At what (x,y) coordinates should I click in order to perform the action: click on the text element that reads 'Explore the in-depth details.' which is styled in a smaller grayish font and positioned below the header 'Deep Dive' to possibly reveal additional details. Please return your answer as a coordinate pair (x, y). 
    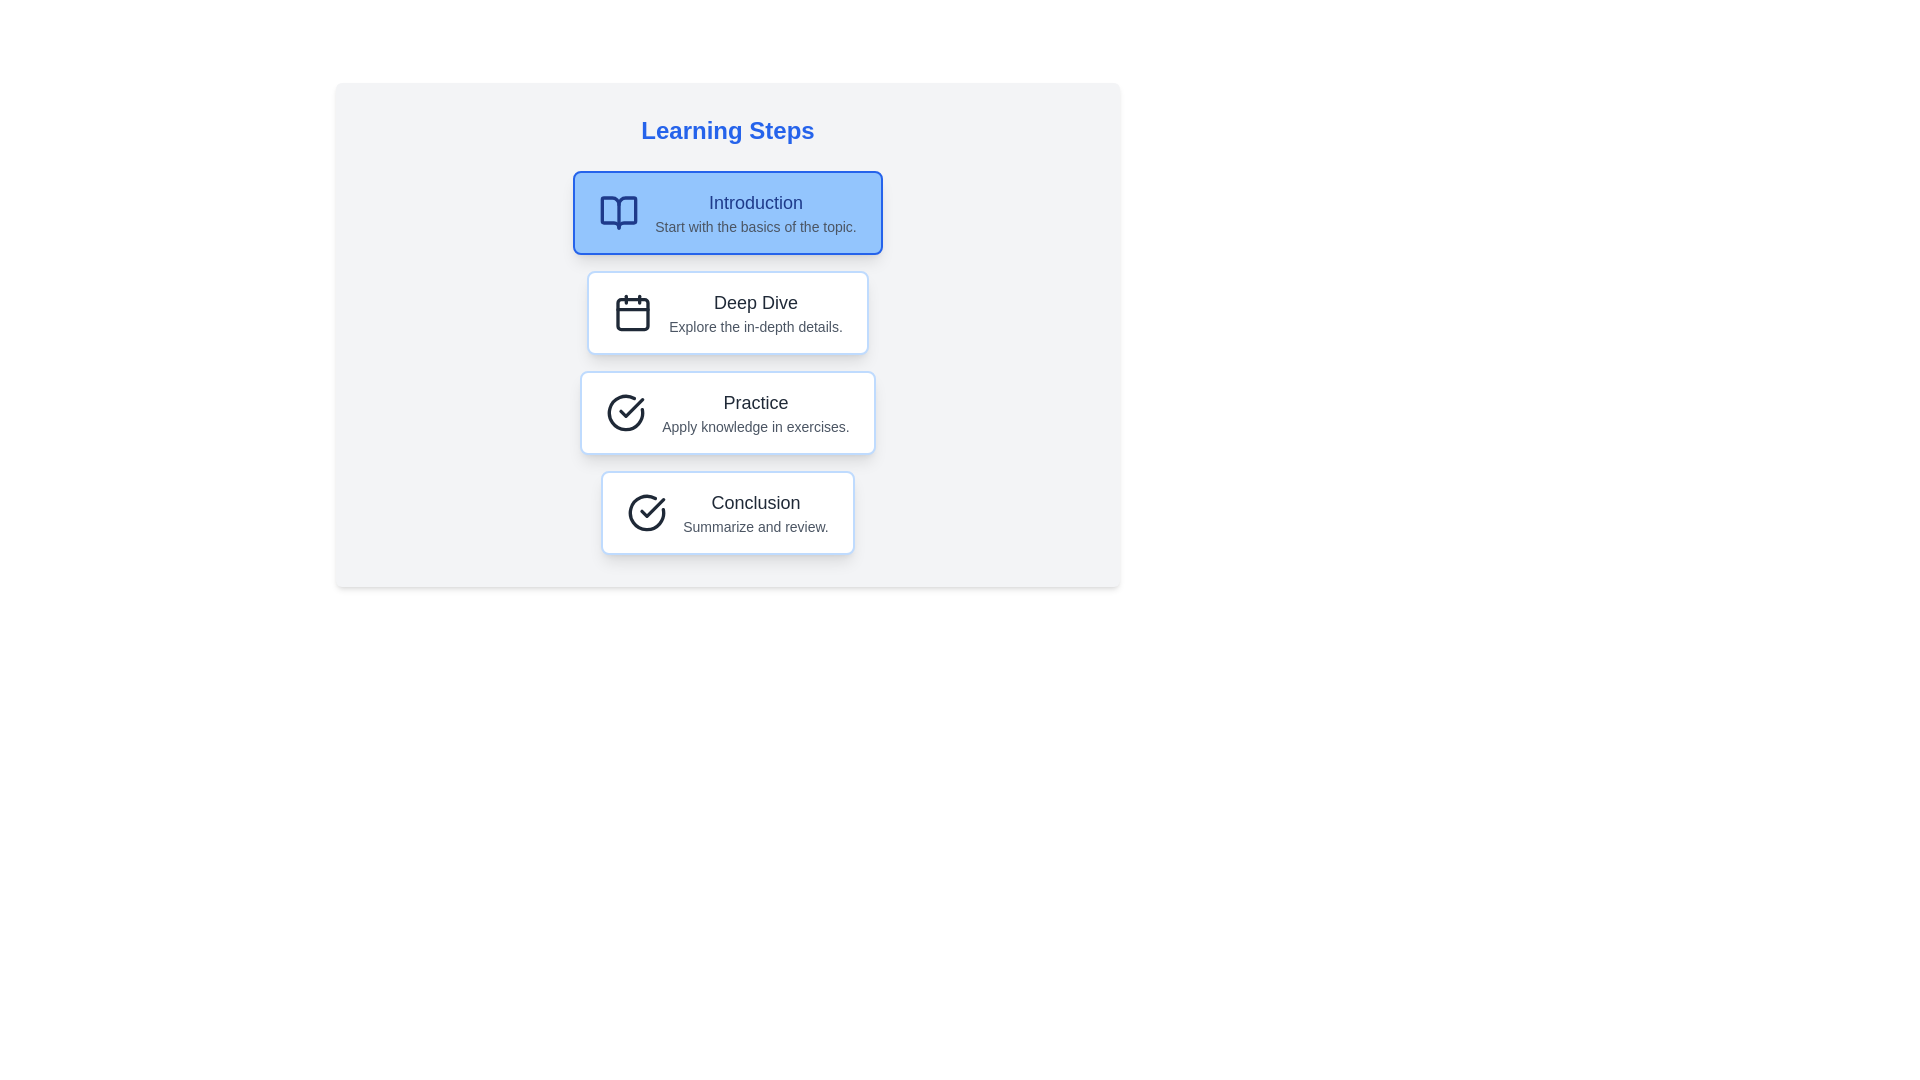
    Looking at the image, I should click on (754, 326).